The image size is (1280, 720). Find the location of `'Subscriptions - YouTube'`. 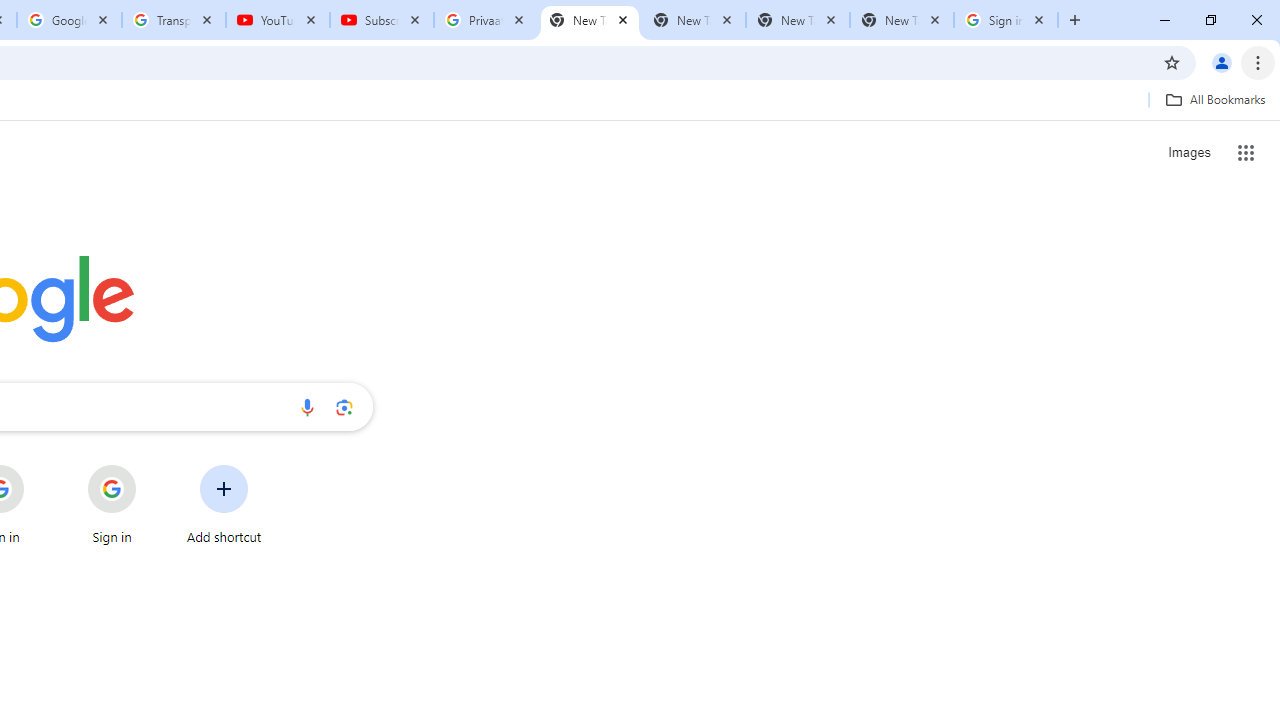

'Subscriptions - YouTube' is located at coordinates (382, 20).